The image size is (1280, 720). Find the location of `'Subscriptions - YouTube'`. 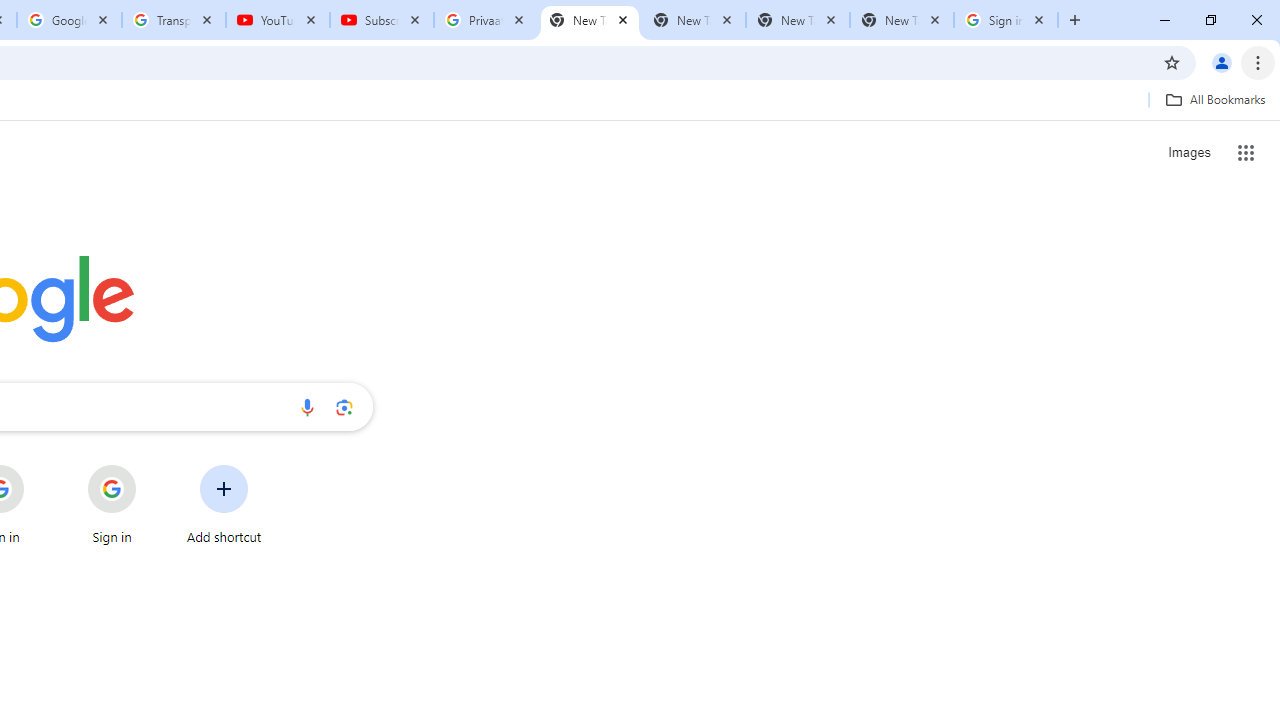

'Subscriptions - YouTube' is located at coordinates (382, 20).